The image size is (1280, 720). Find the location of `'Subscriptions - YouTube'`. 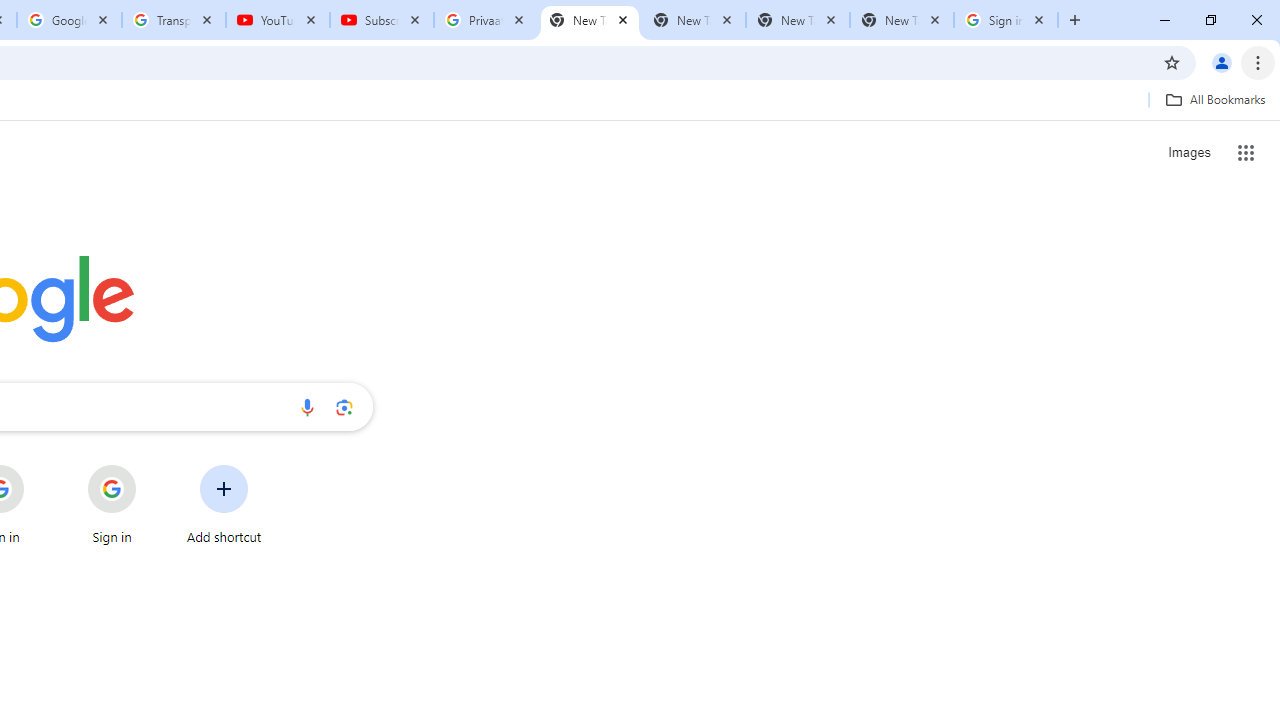

'Subscriptions - YouTube' is located at coordinates (382, 20).